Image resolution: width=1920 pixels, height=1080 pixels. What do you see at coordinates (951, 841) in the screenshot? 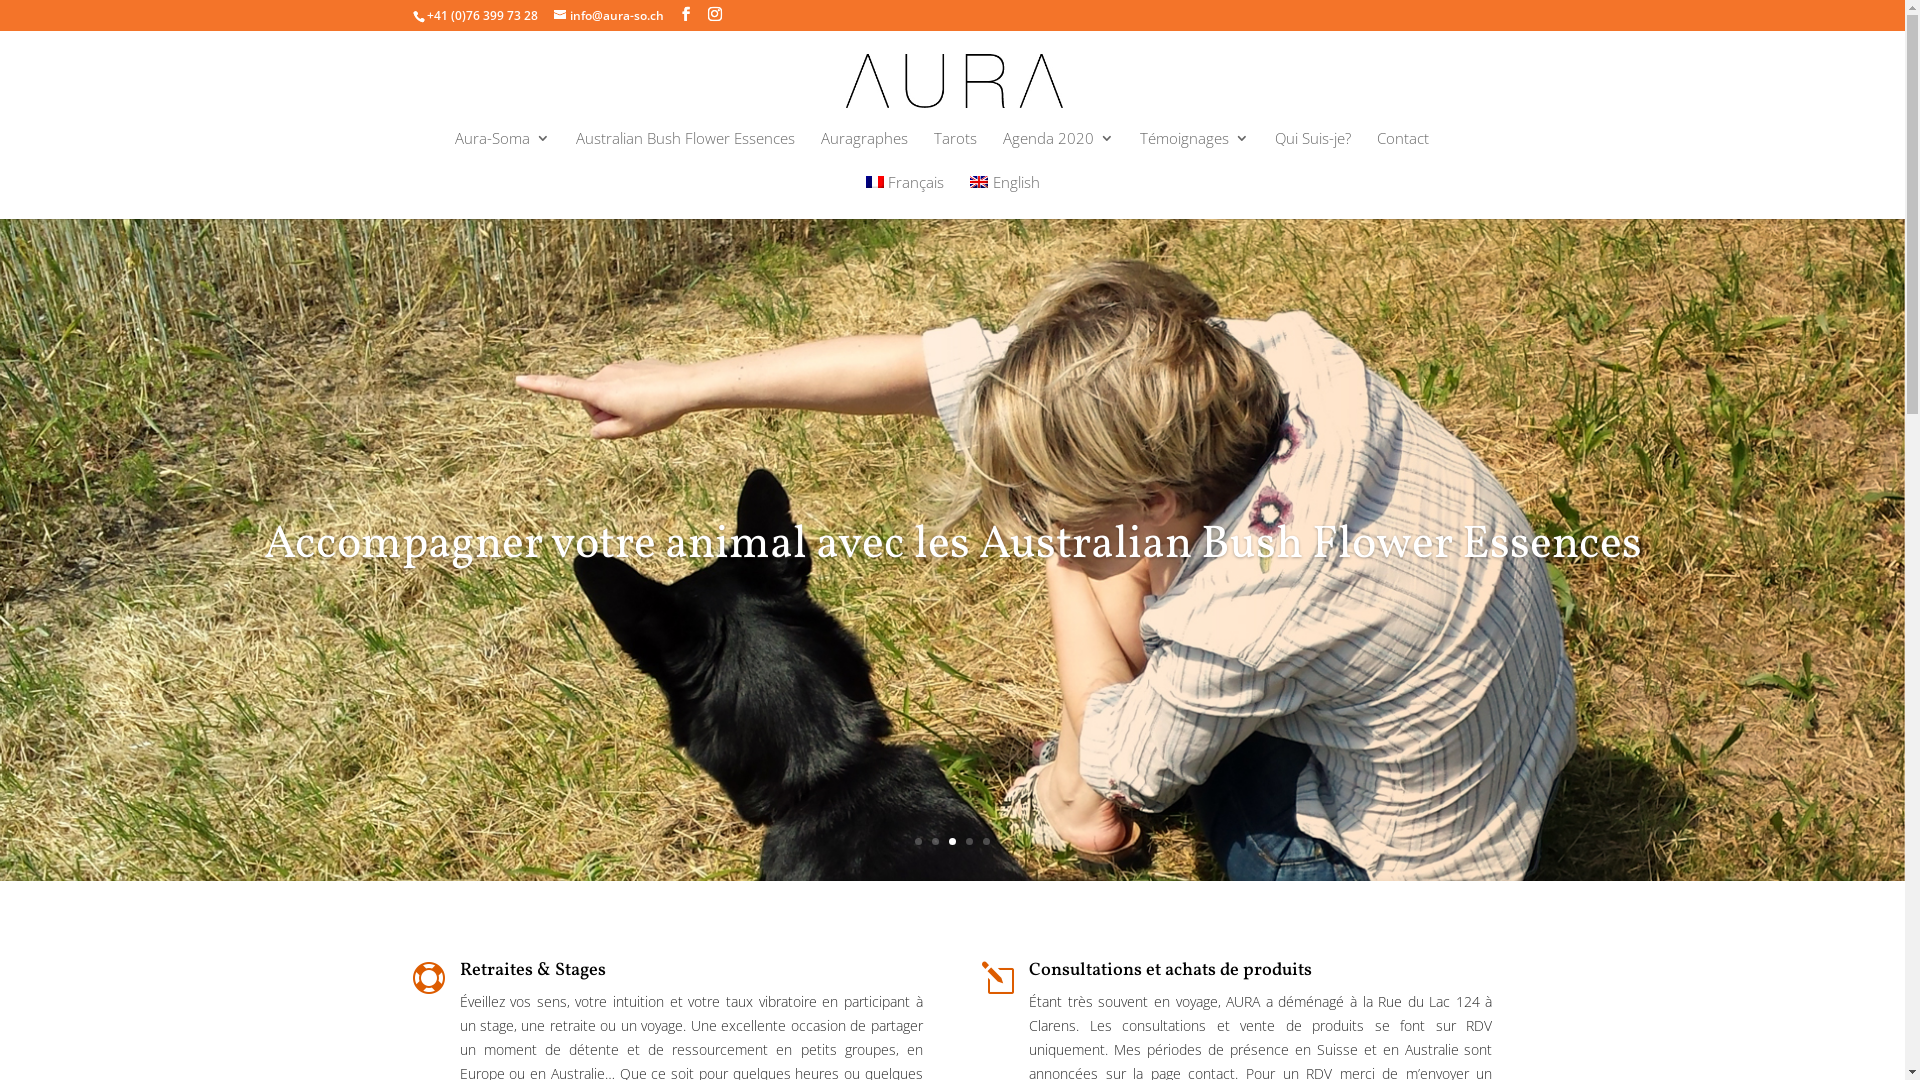
I see `'3'` at bounding box center [951, 841].